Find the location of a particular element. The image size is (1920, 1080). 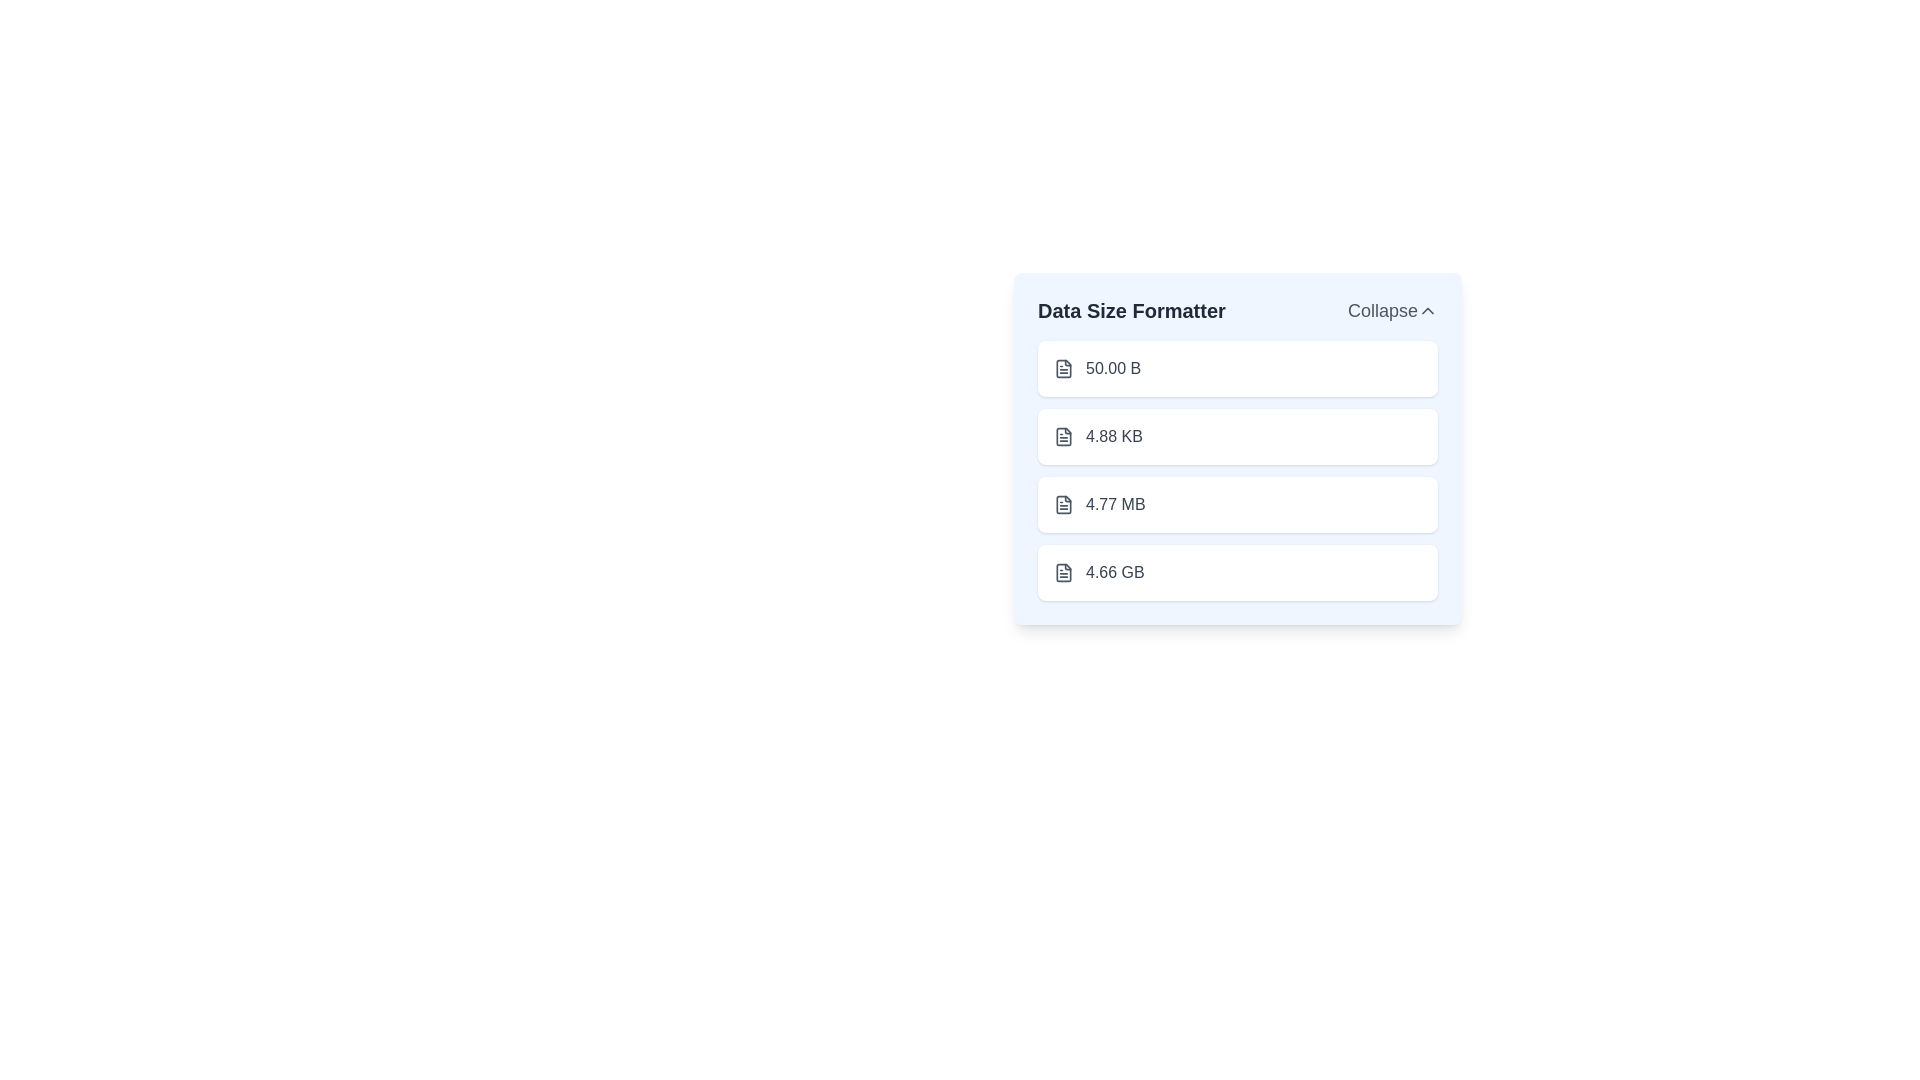

the icon located to the left side of the box displaying '4.66 GB', which serves as a visual aid for data size is located at coordinates (1063, 573).